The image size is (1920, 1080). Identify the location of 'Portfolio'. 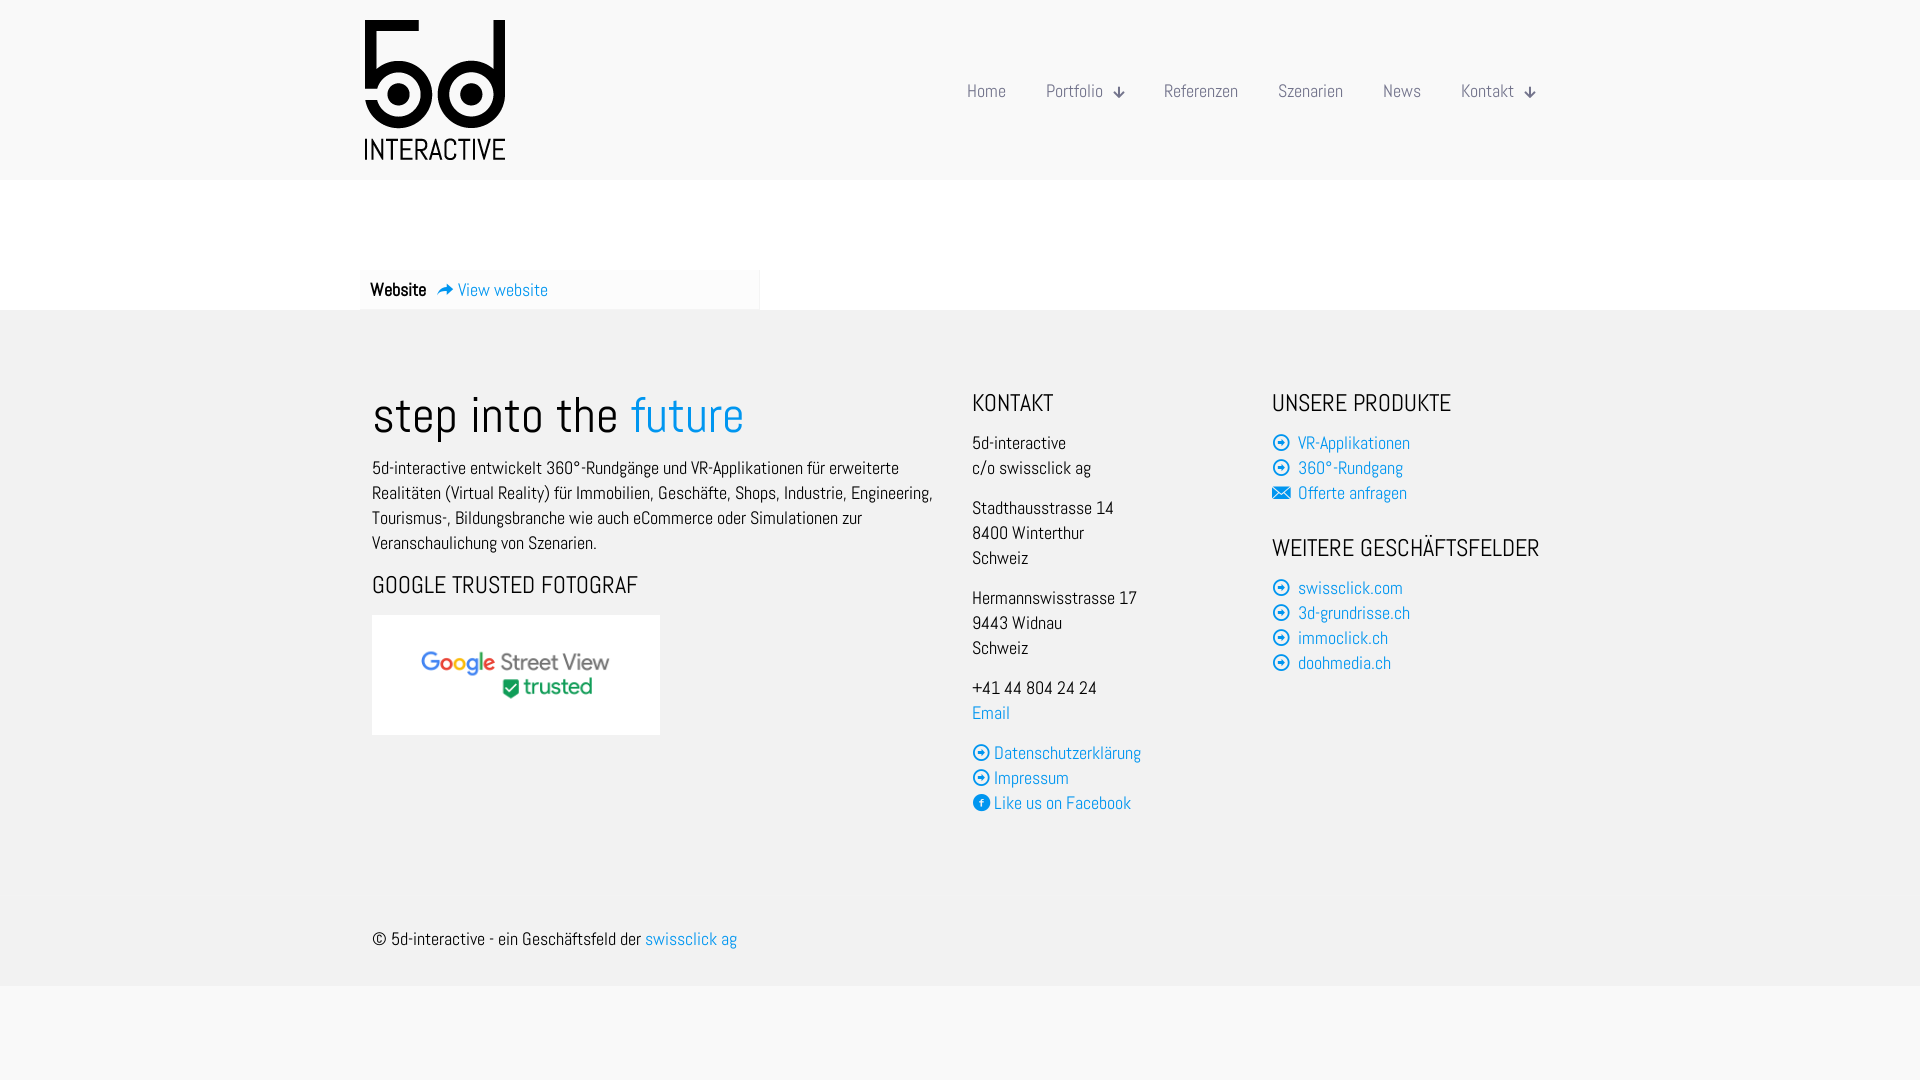
(1083, 88).